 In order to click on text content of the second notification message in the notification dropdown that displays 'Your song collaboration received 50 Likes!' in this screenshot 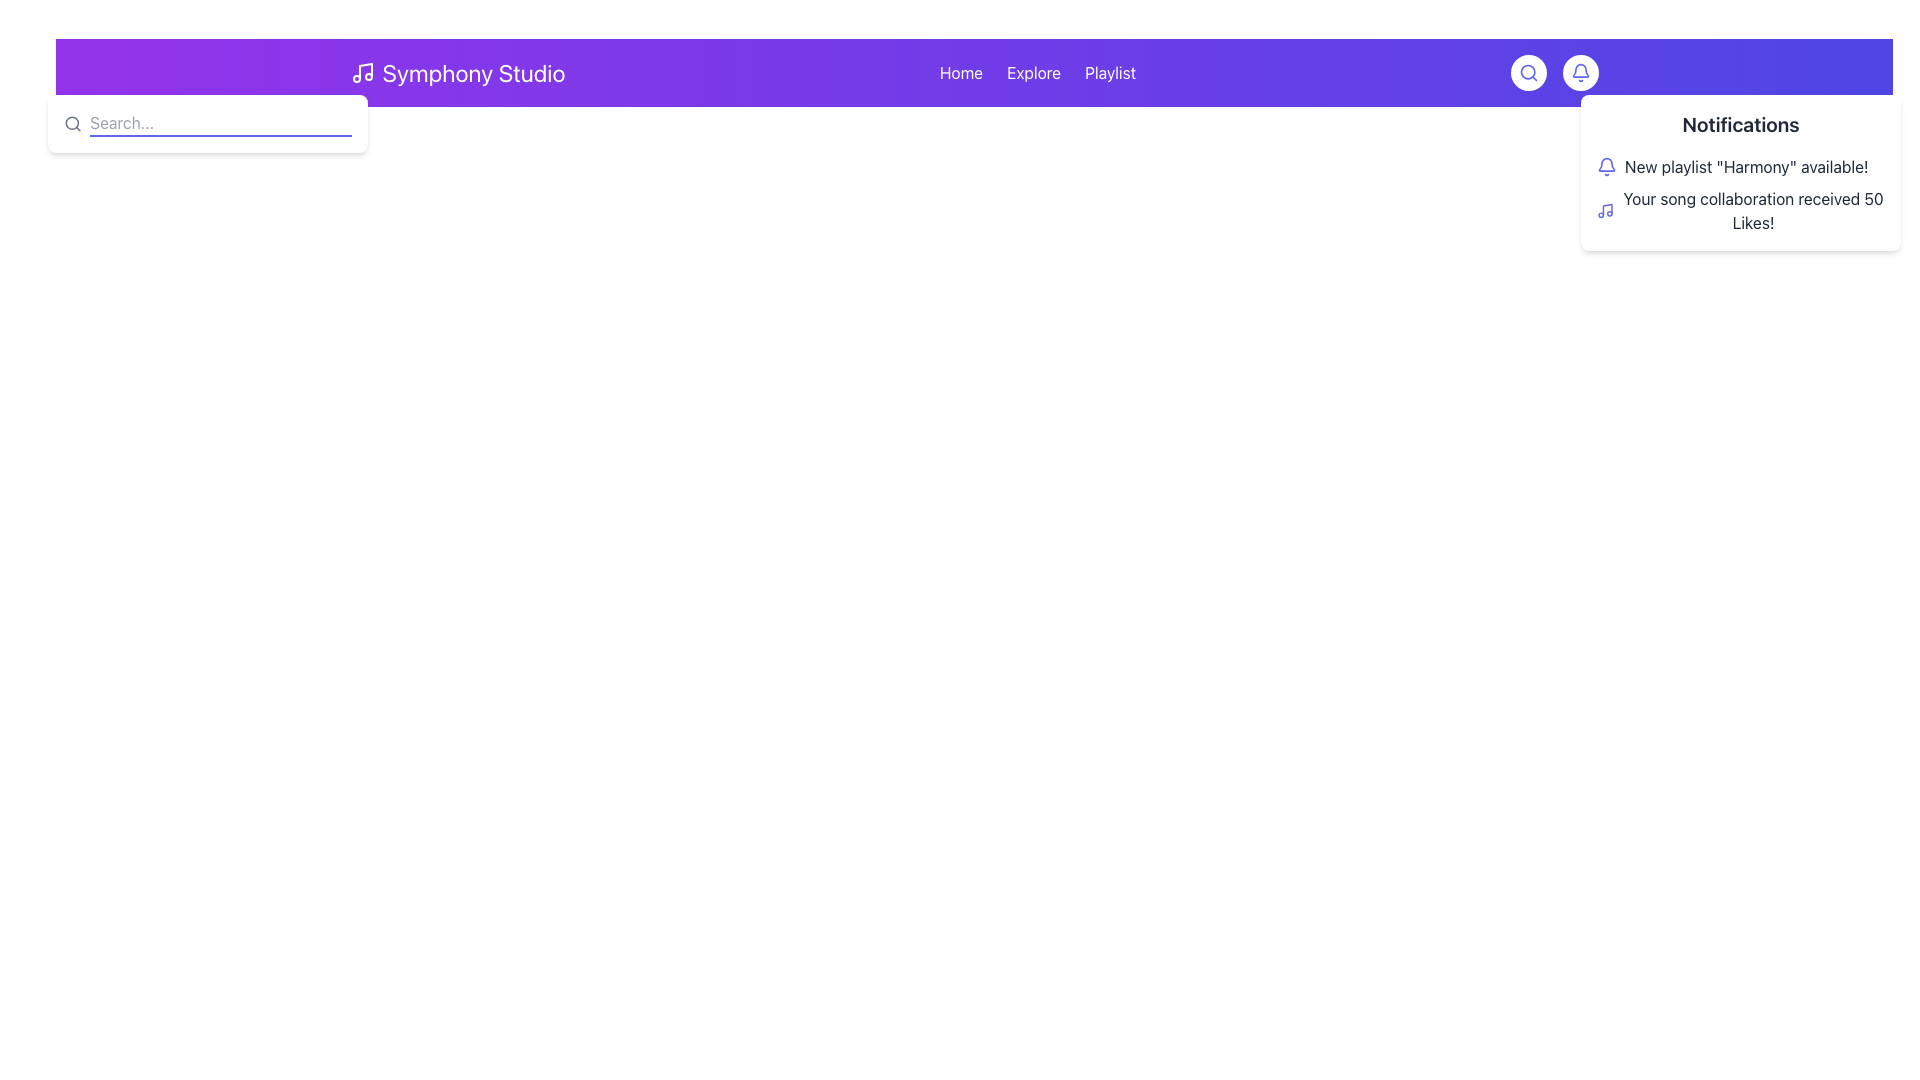, I will do `click(1752, 211)`.